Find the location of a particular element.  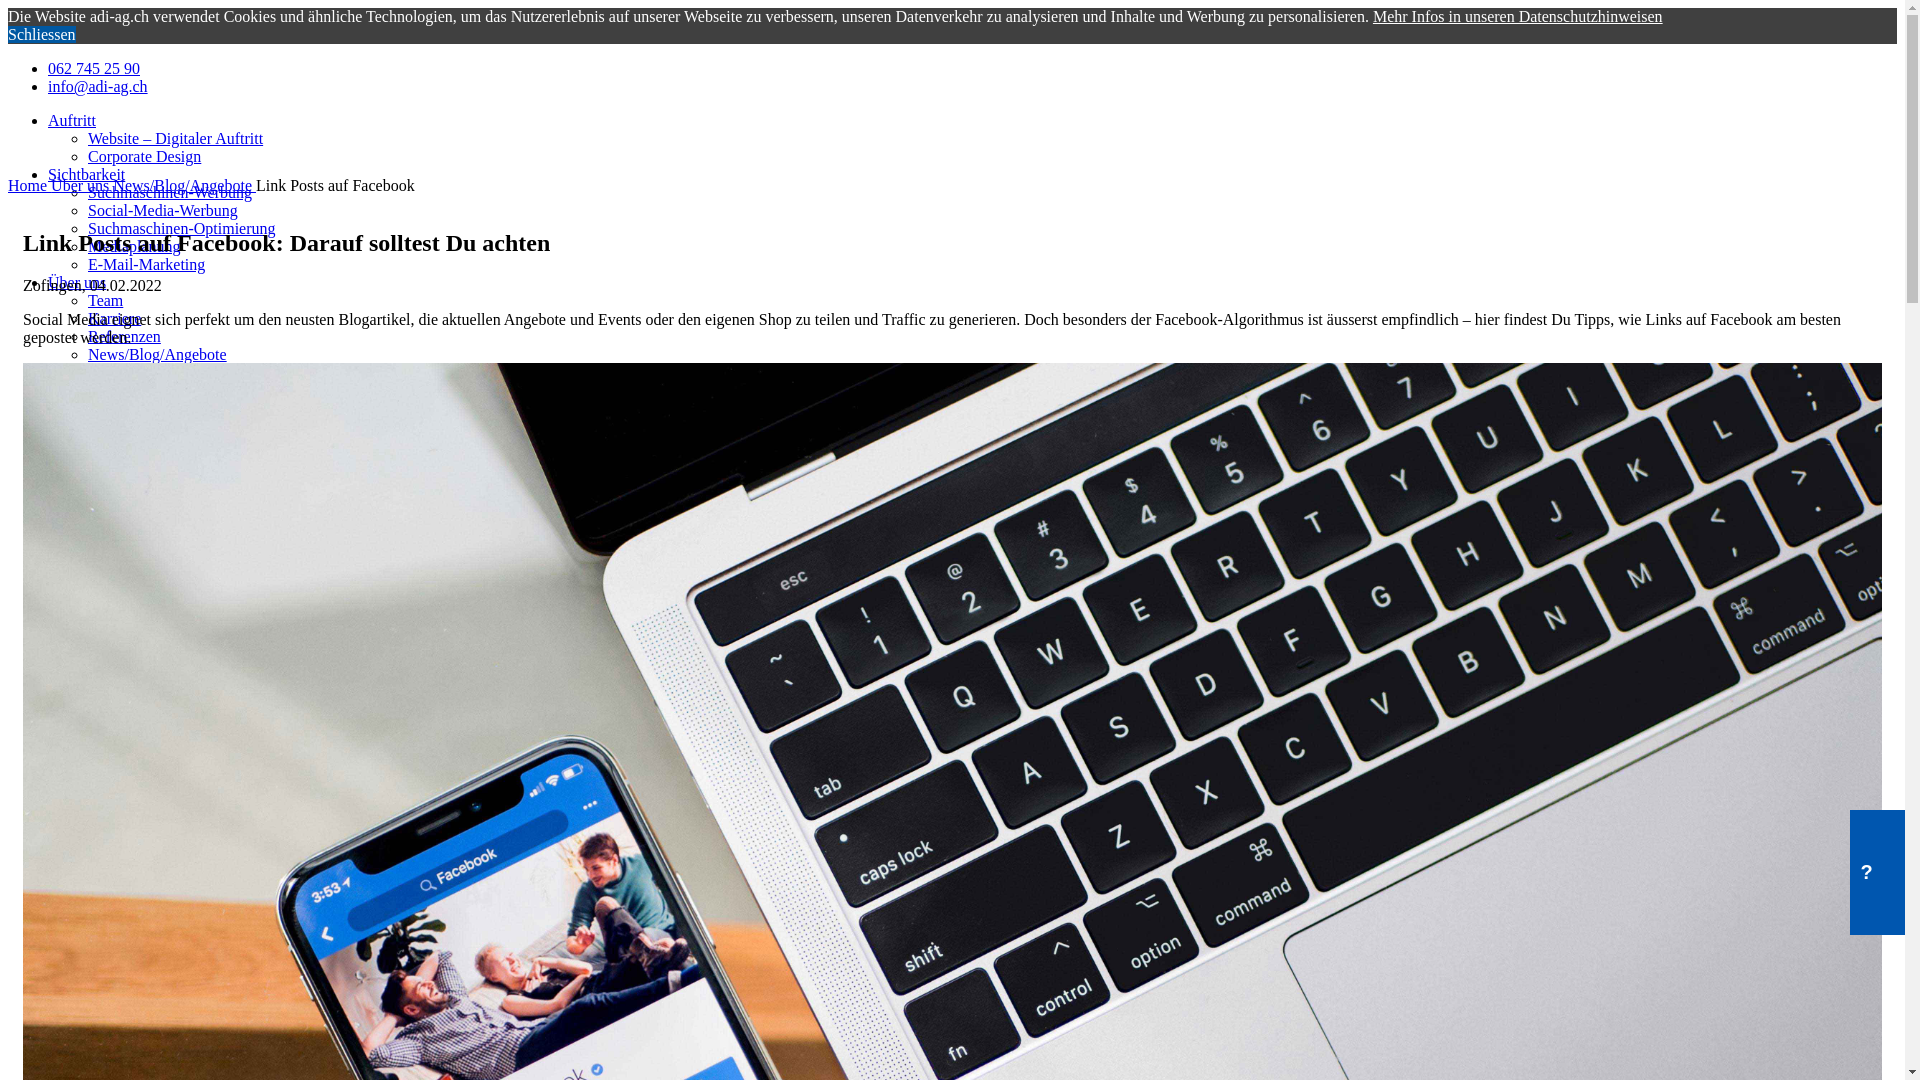

'Suchmaschinen-Werbung' is located at coordinates (169, 192).